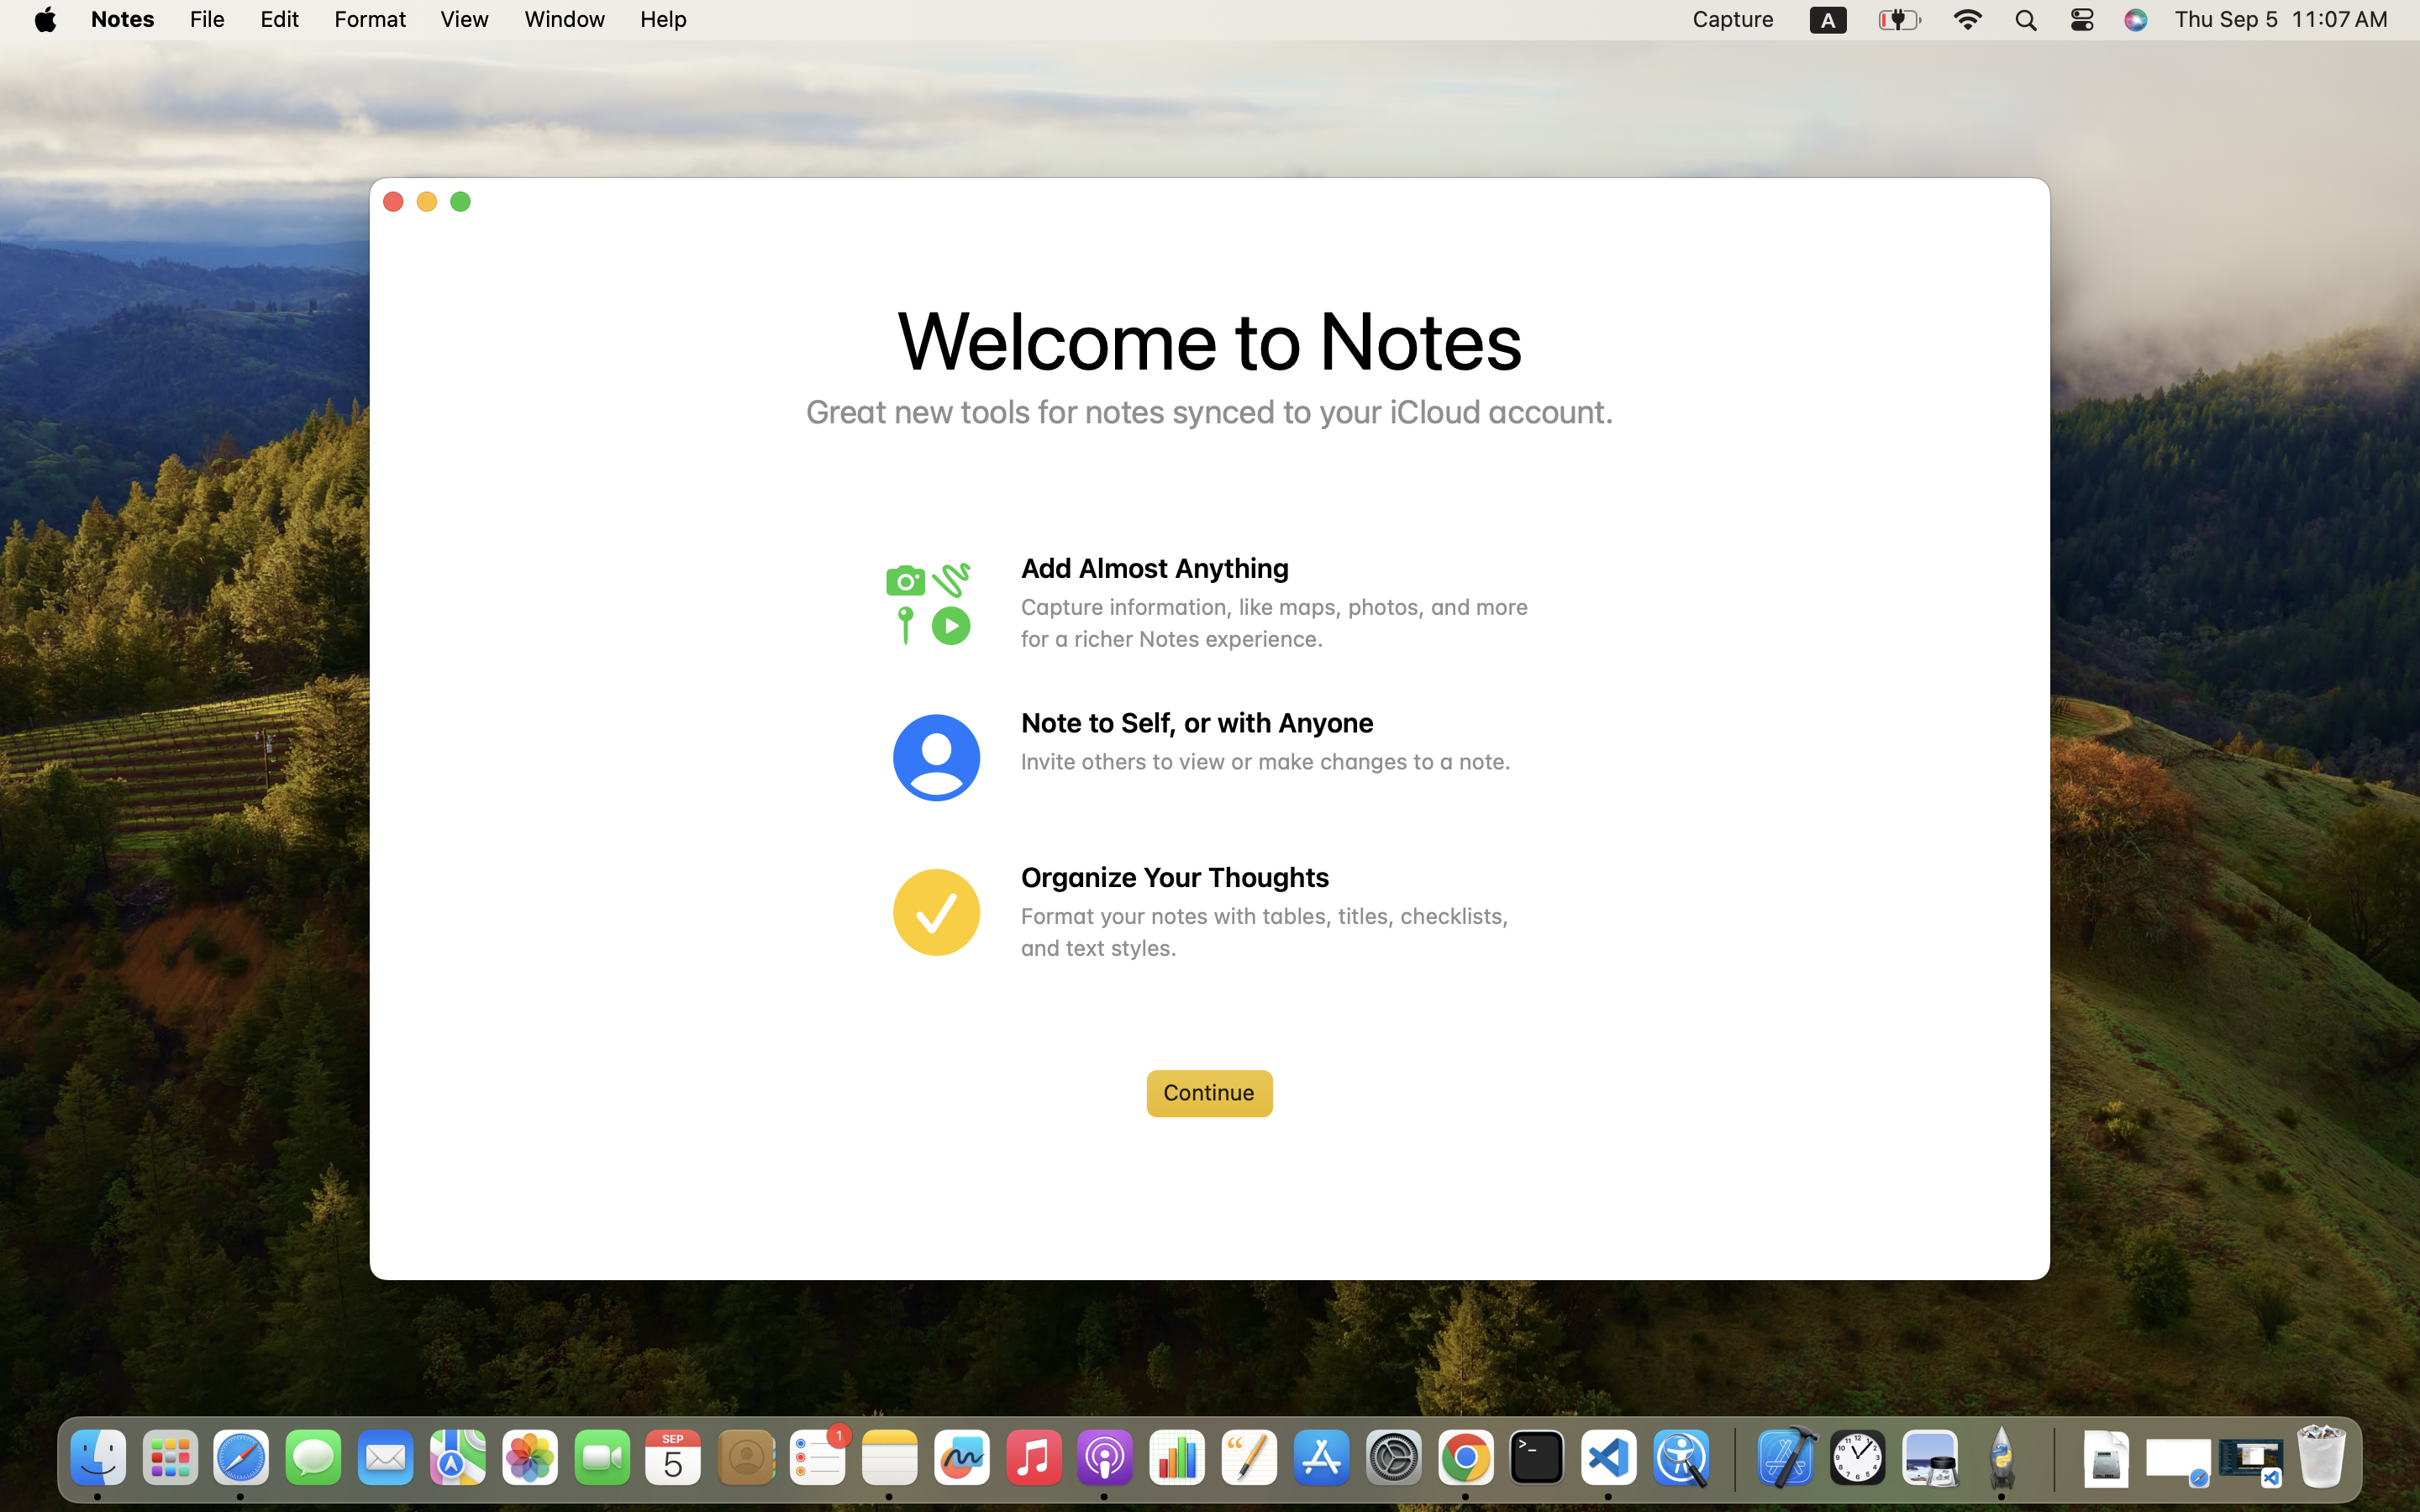 The image size is (2420, 1512). What do you see at coordinates (1208, 412) in the screenshot?
I see `'Great new tools for notes synced to your iCloud account.'` at bounding box center [1208, 412].